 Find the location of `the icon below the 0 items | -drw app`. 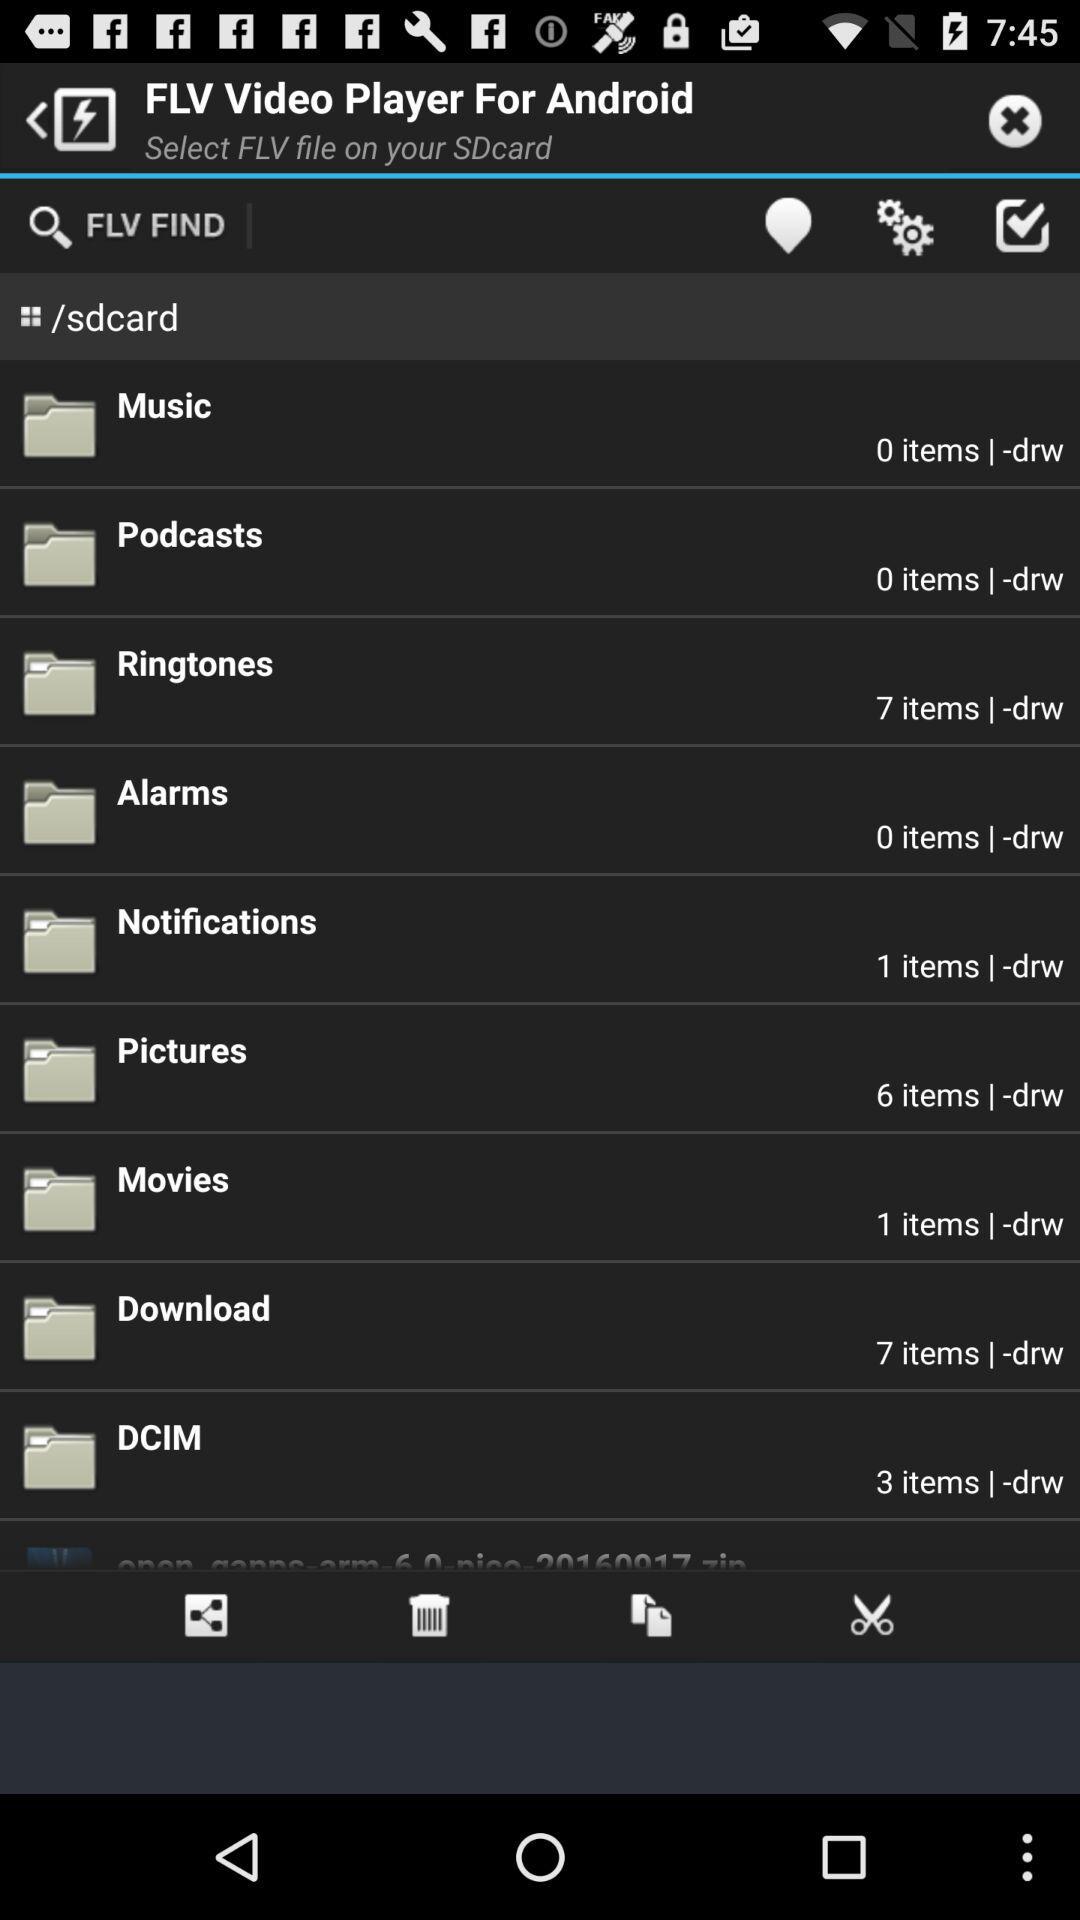

the icon below the 0 items | -drw app is located at coordinates (589, 662).